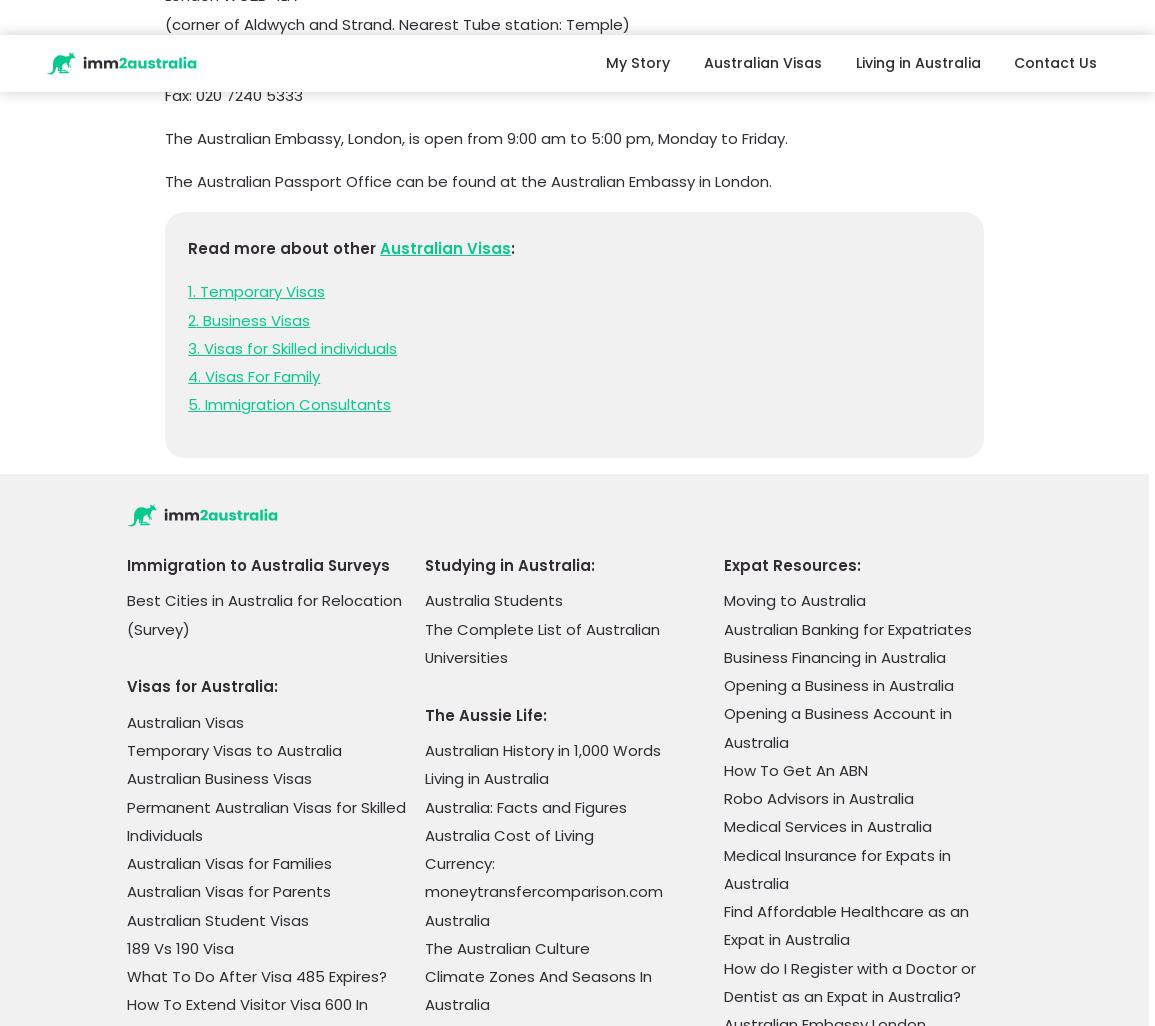 Image resolution: width=1155 pixels, height=1026 pixels. Describe the element at coordinates (561, 663) in the screenshot. I see `'Top 5 Travel Destinations in Northern Territory'` at that location.